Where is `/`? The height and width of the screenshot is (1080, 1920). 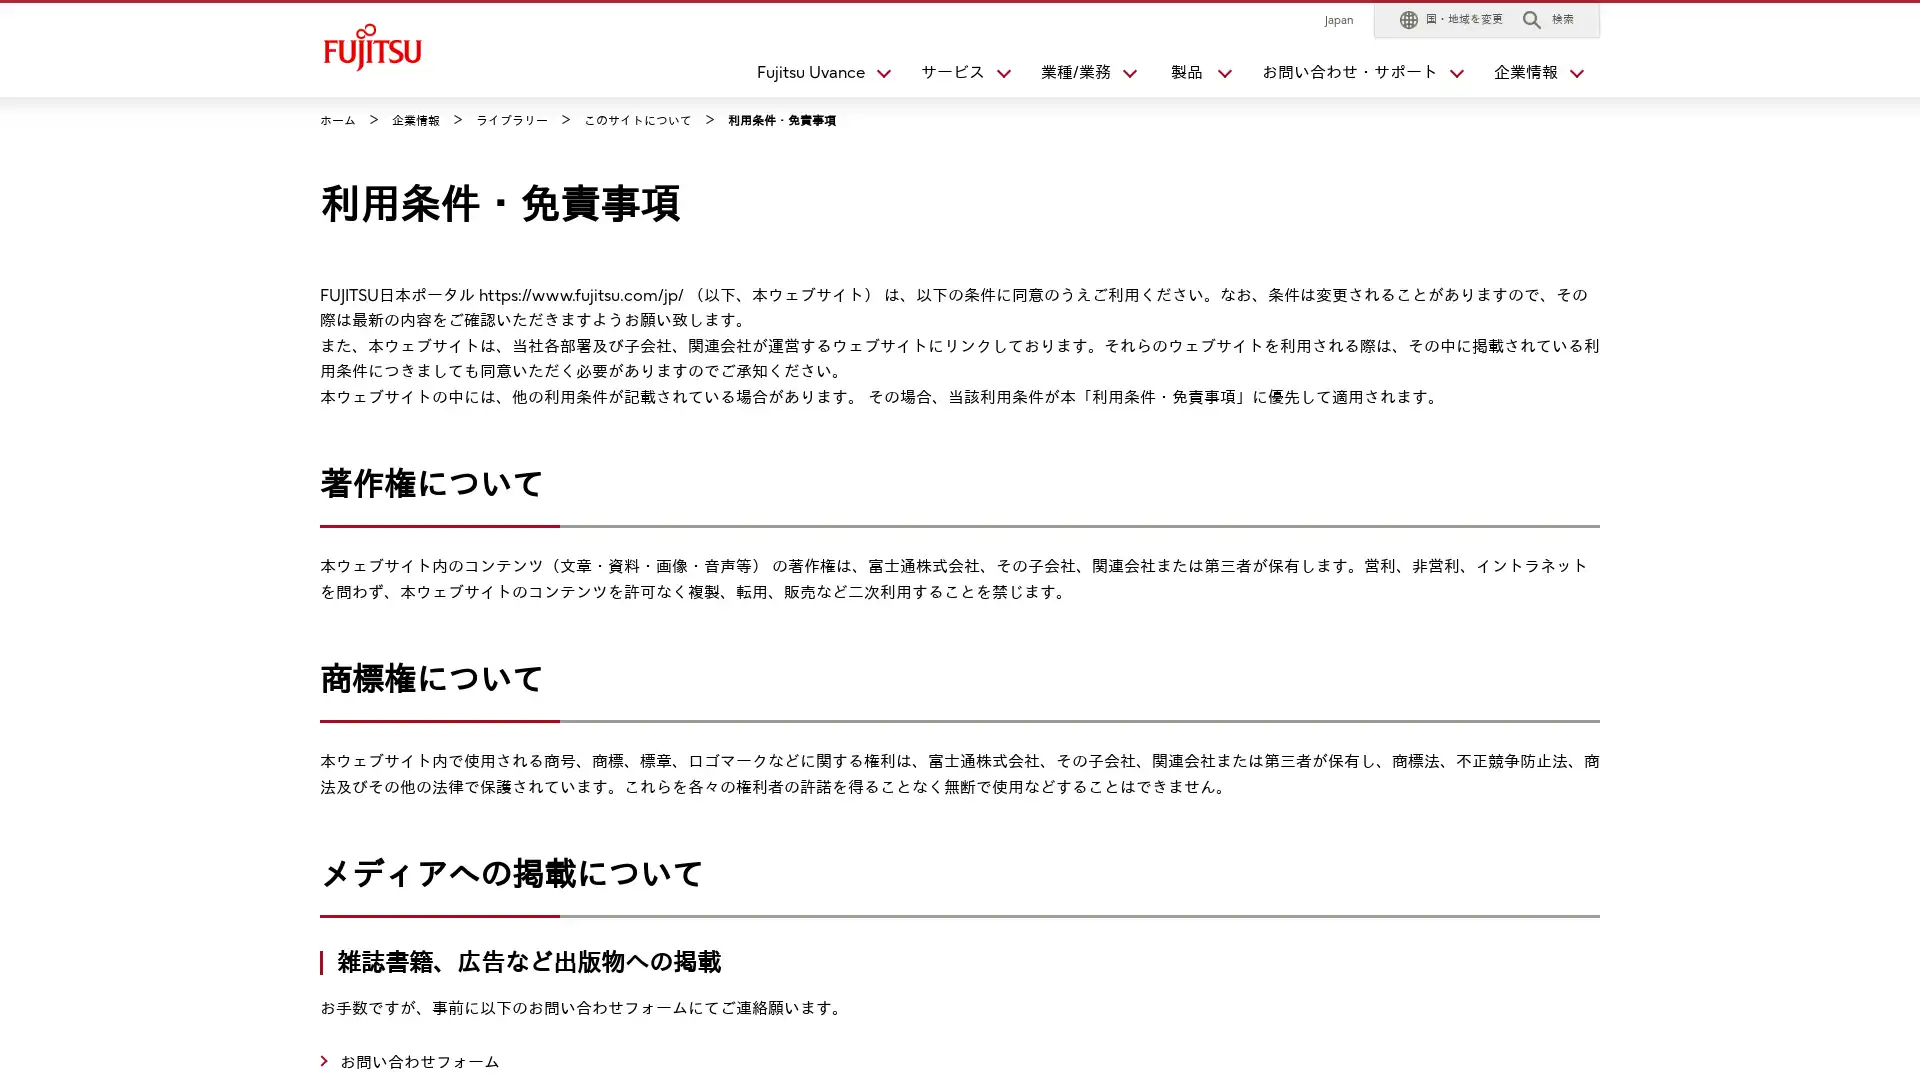 / is located at coordinates (1079, 76).